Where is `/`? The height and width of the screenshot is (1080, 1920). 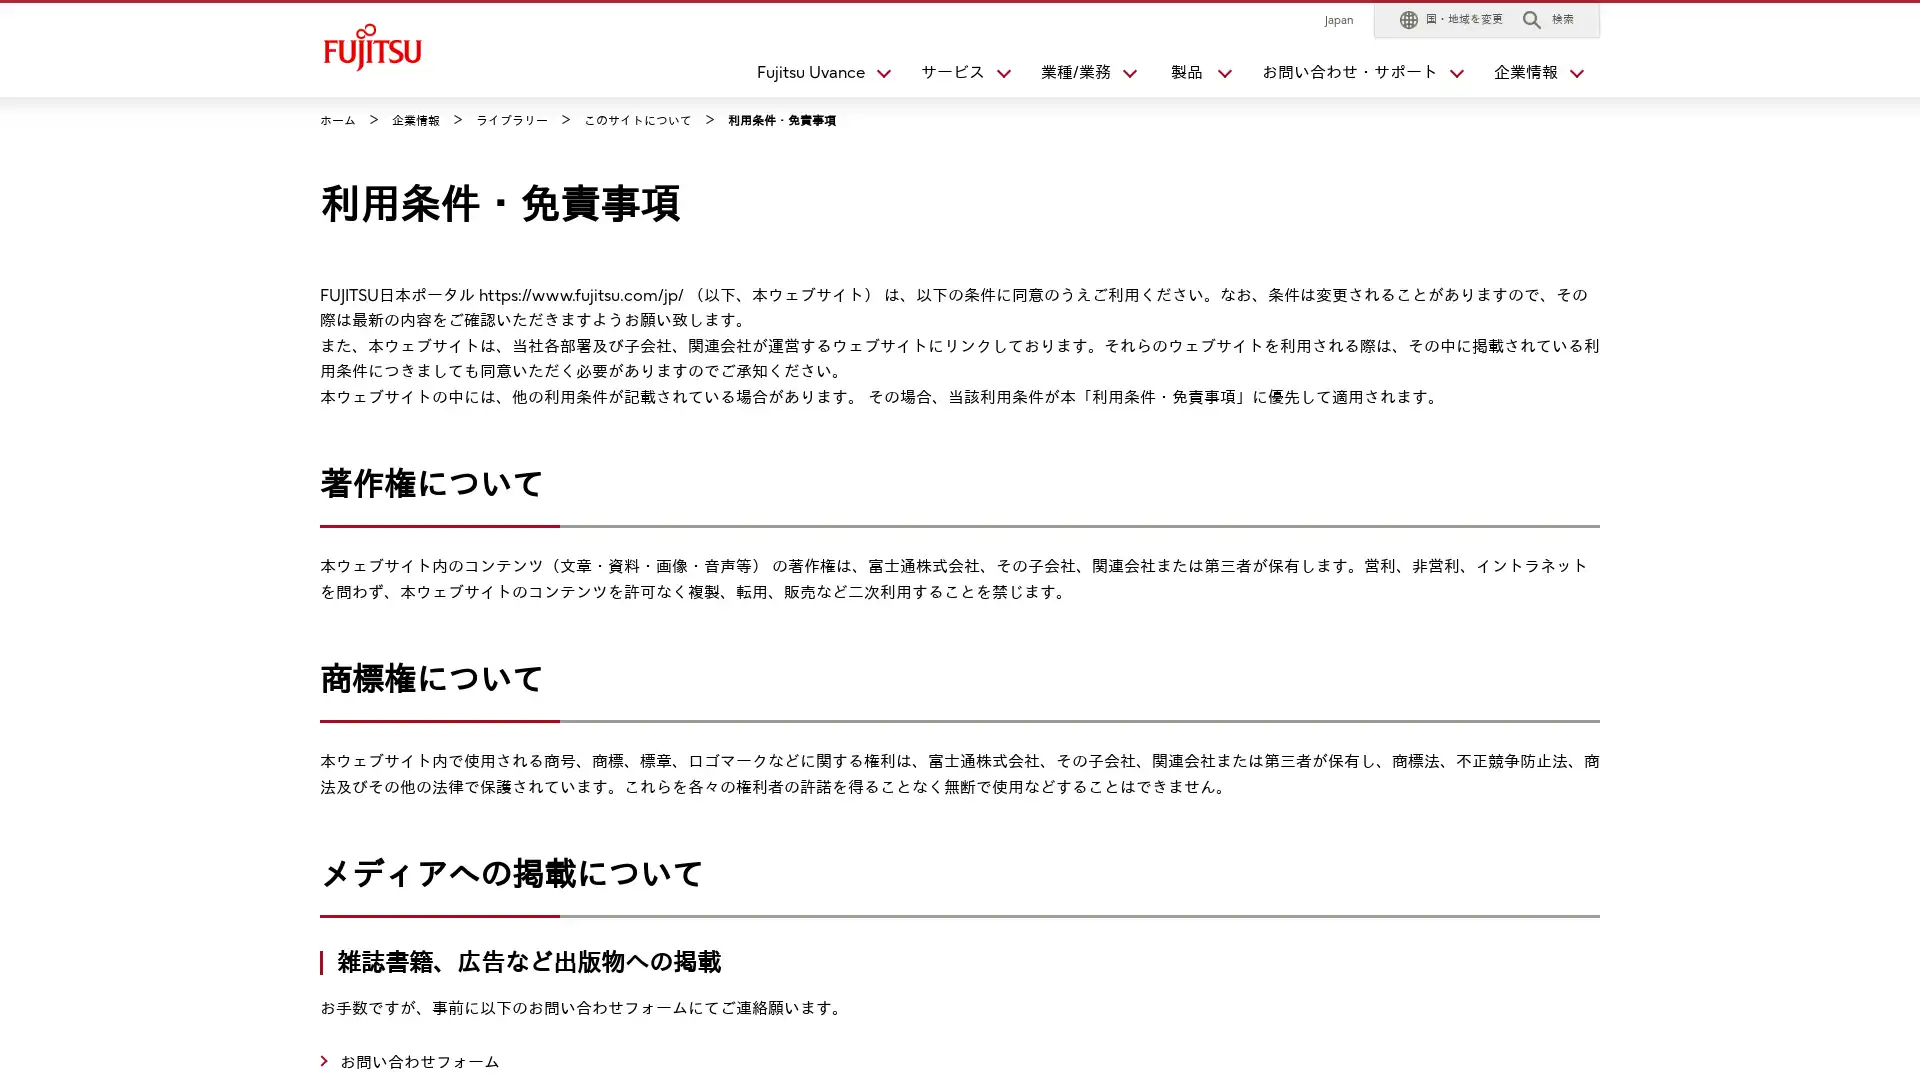 / is located at coordinates (1079, 76).